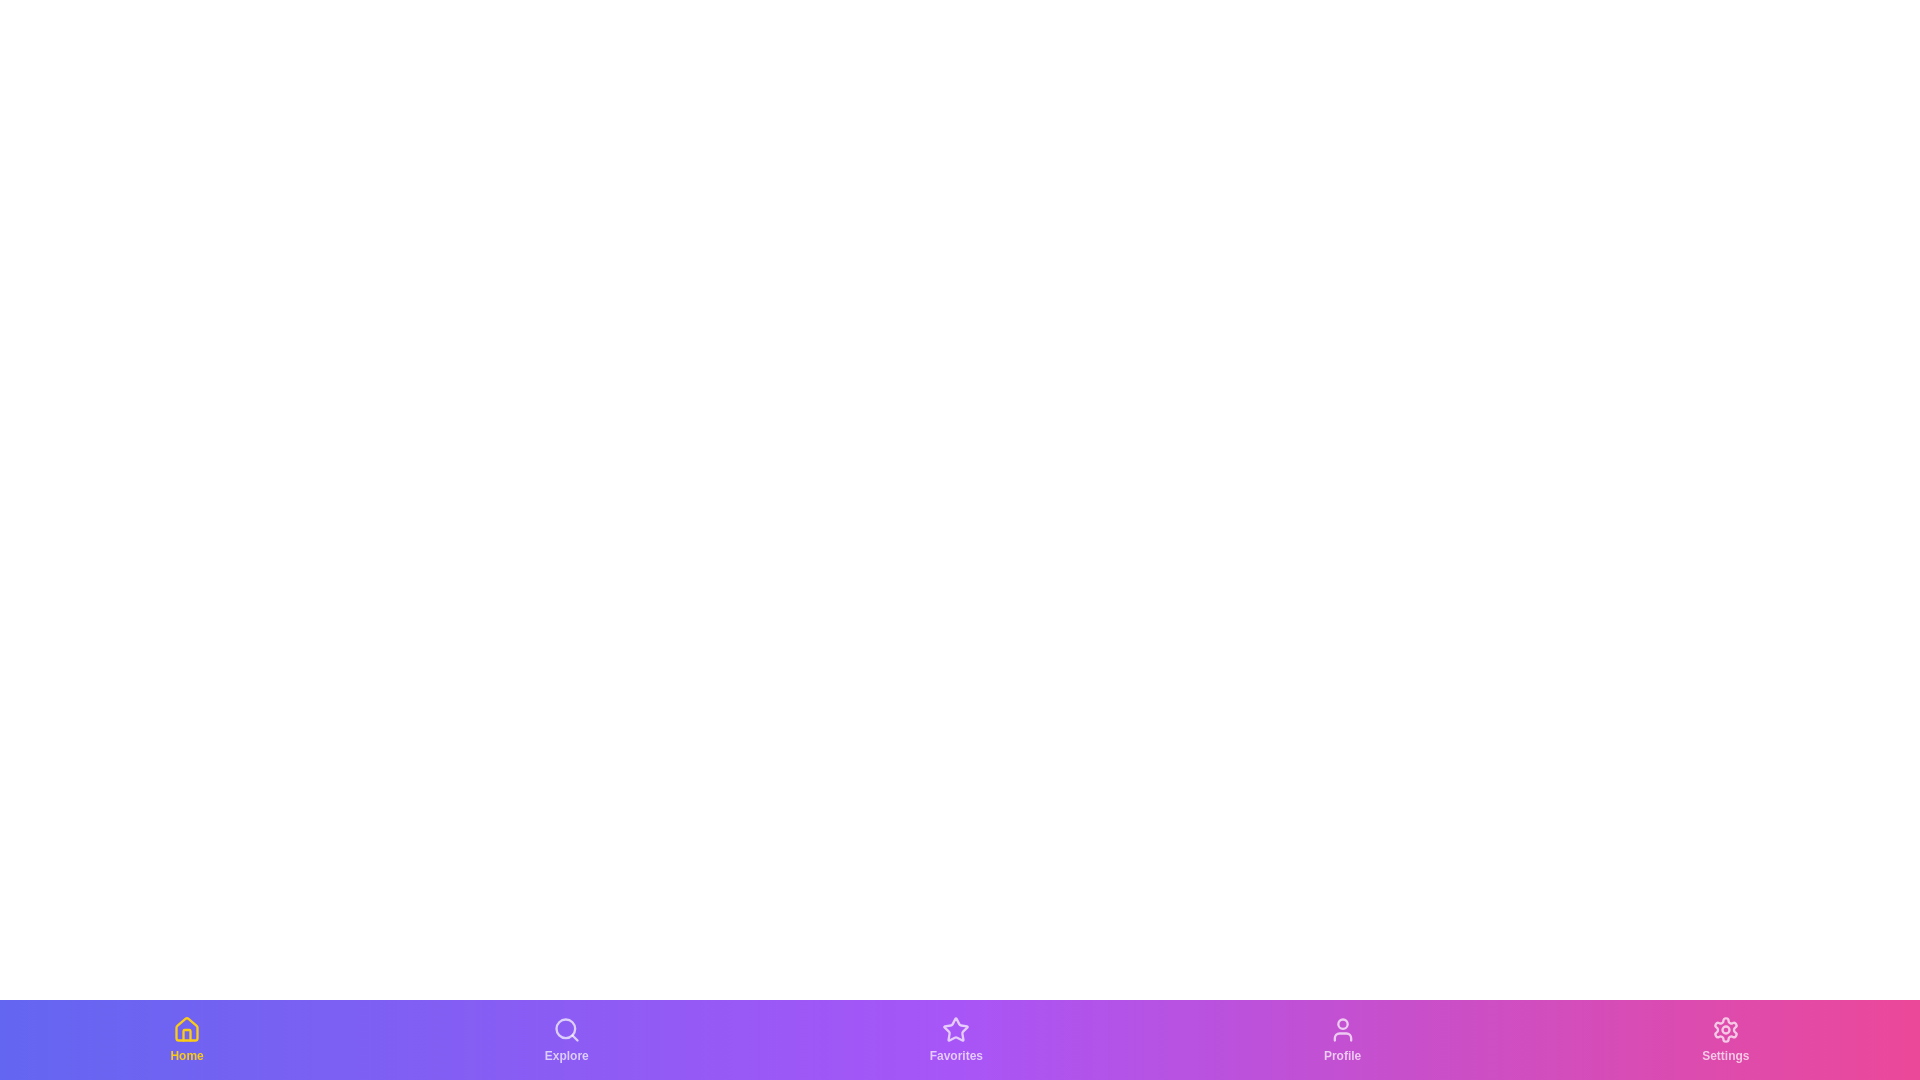 Image resolution: width=1920 pixels, height=1080 pixels. I want to click on the tab labeled Profile to observe its hover effect, so click(1342, 1039).